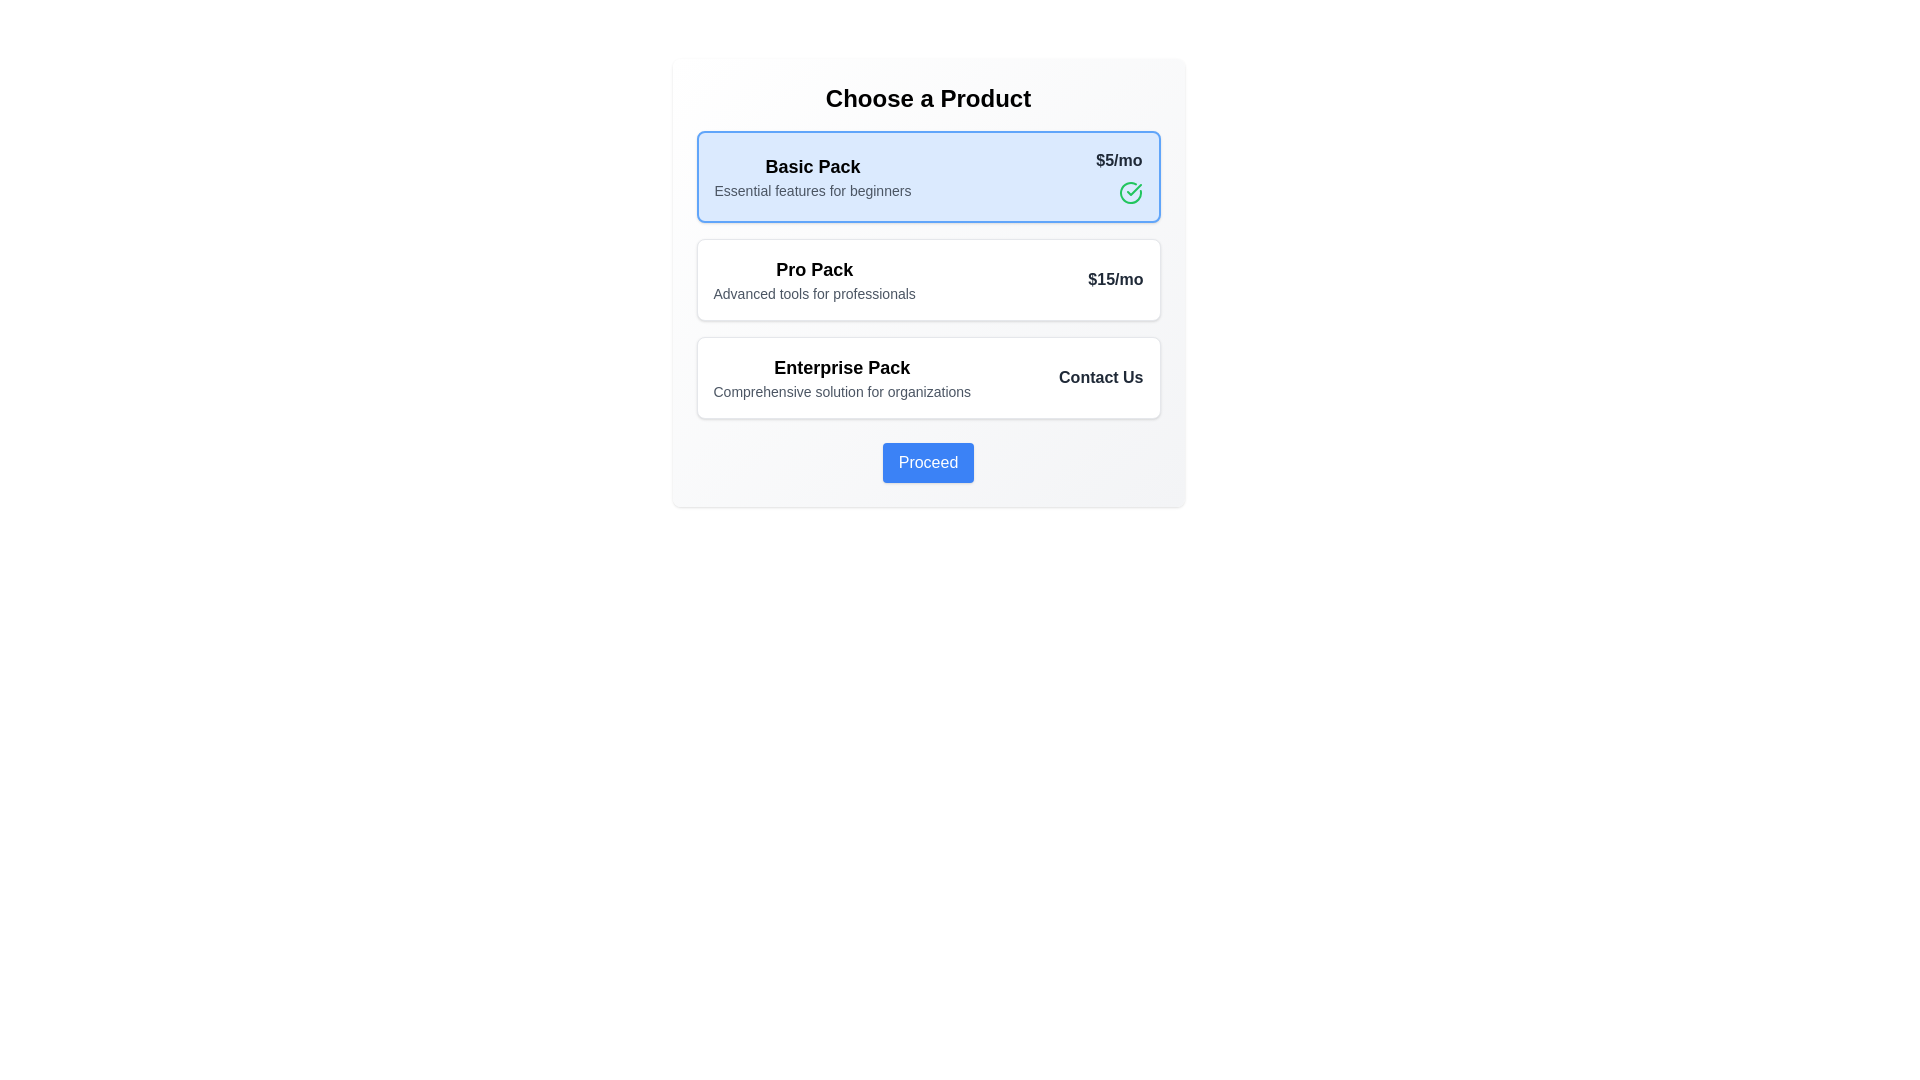  What do you see at coordinates (814, 280) in the screenshot?
I see `the product name and description label located between the 'Basic Pack' and 'Enterprise Pack' options in the vertical list of product offerings` at bounding box center [814, 280].